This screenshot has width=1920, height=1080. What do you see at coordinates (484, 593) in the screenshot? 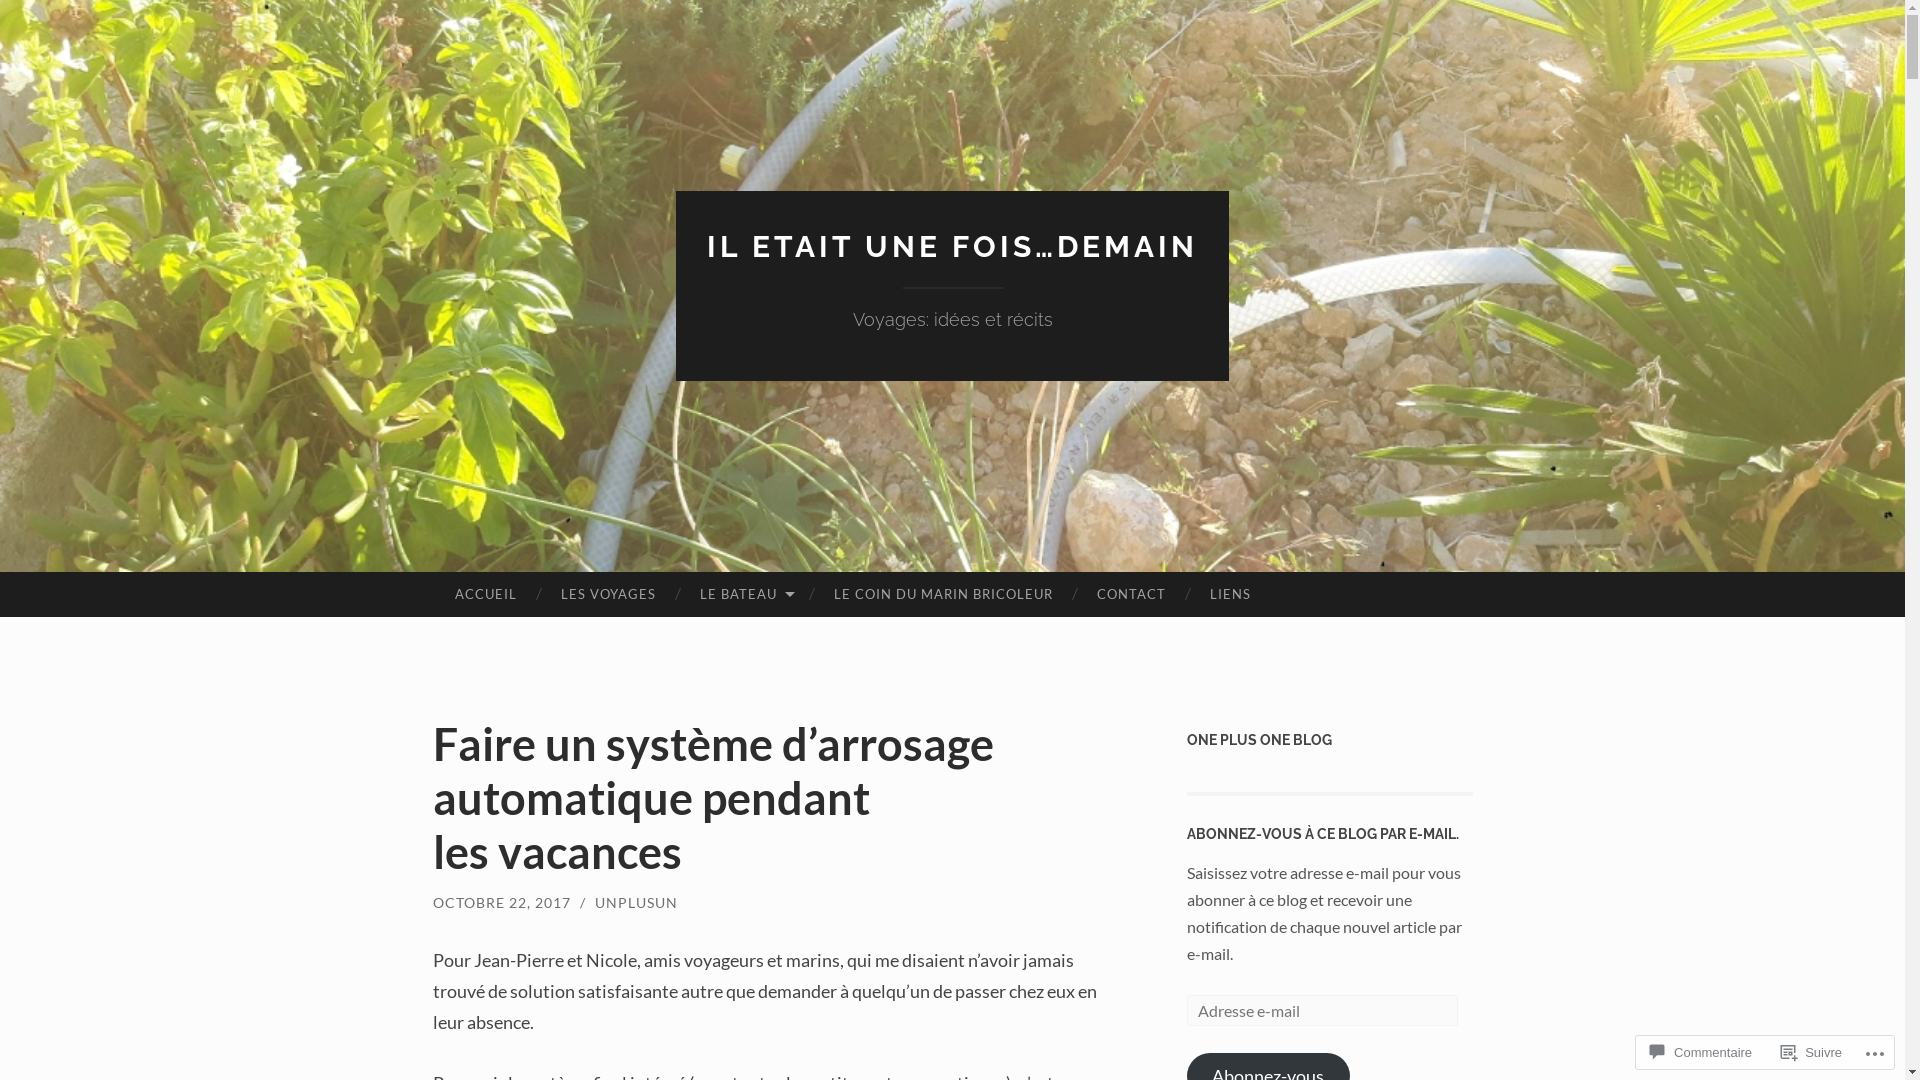
I see `'ACCUEIL'` at bounding box center [484, 593].